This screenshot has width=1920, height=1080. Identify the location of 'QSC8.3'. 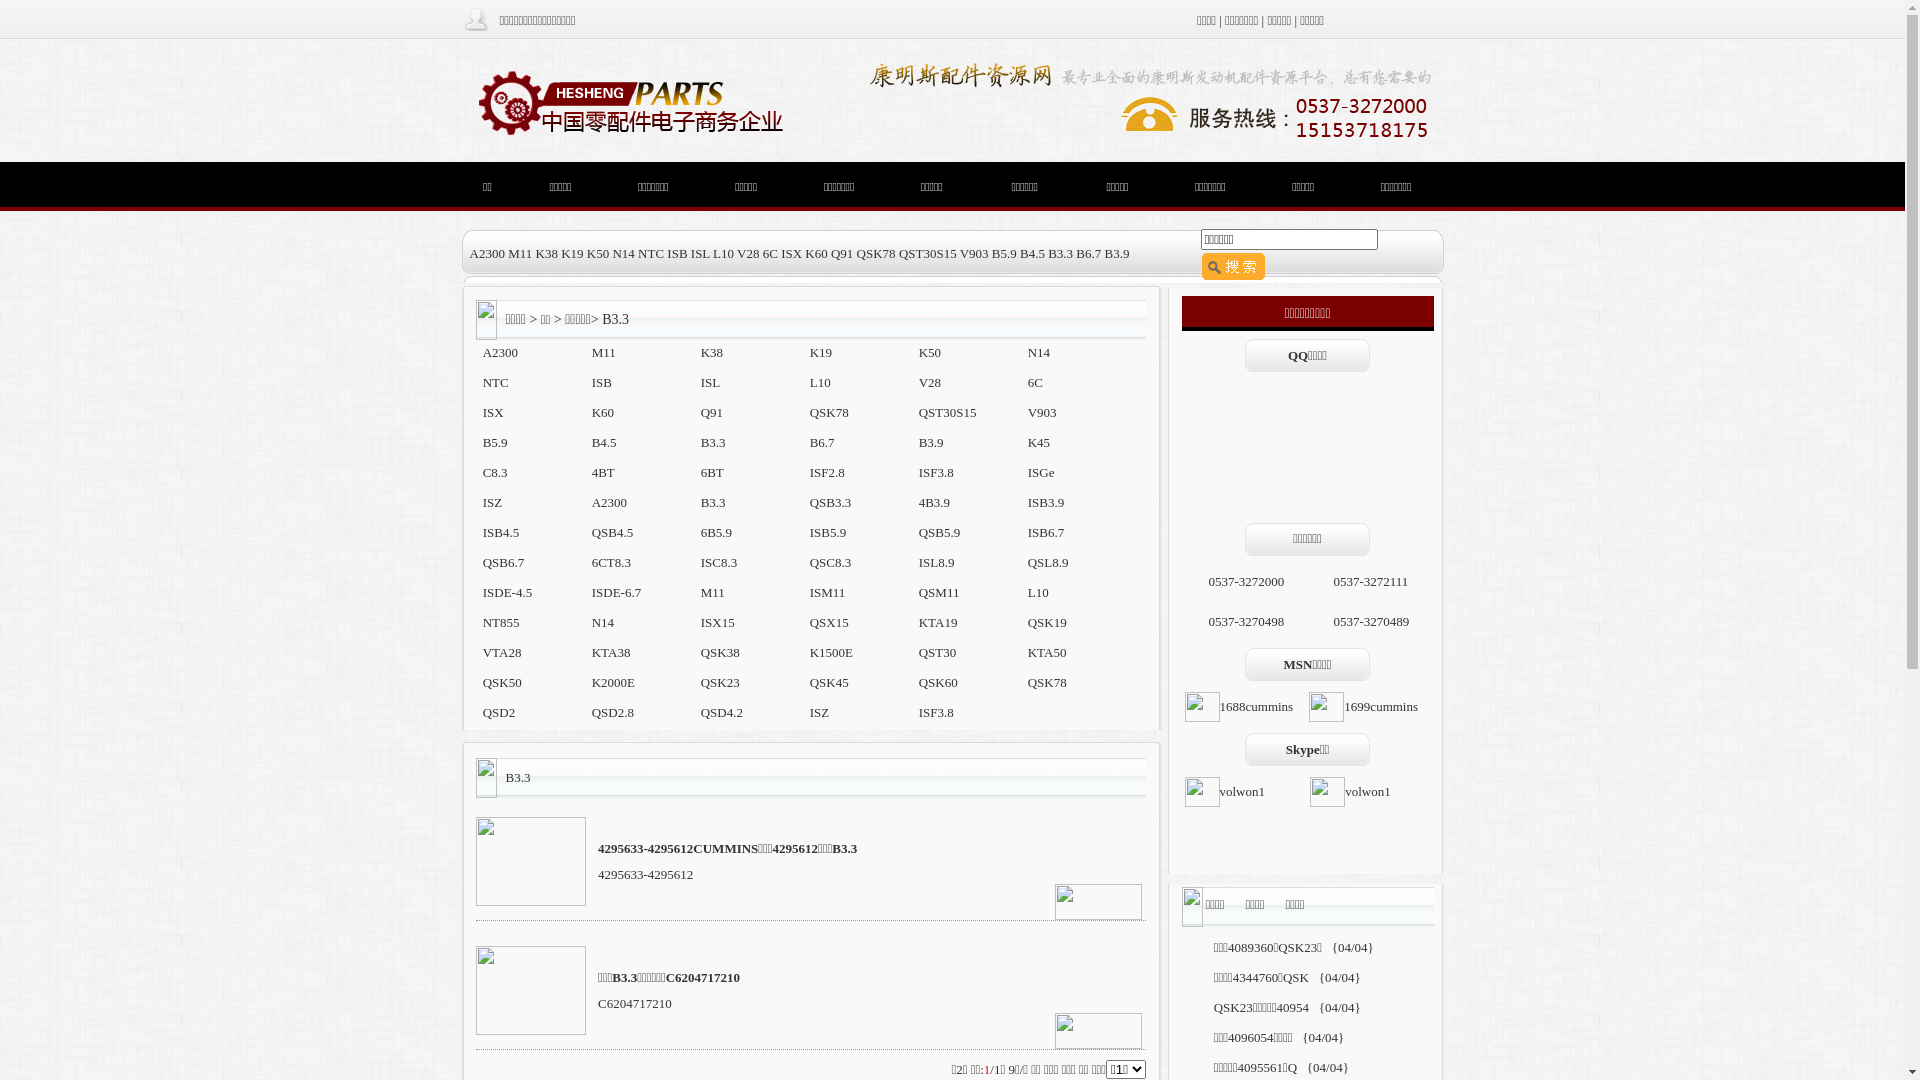
(830, 562).